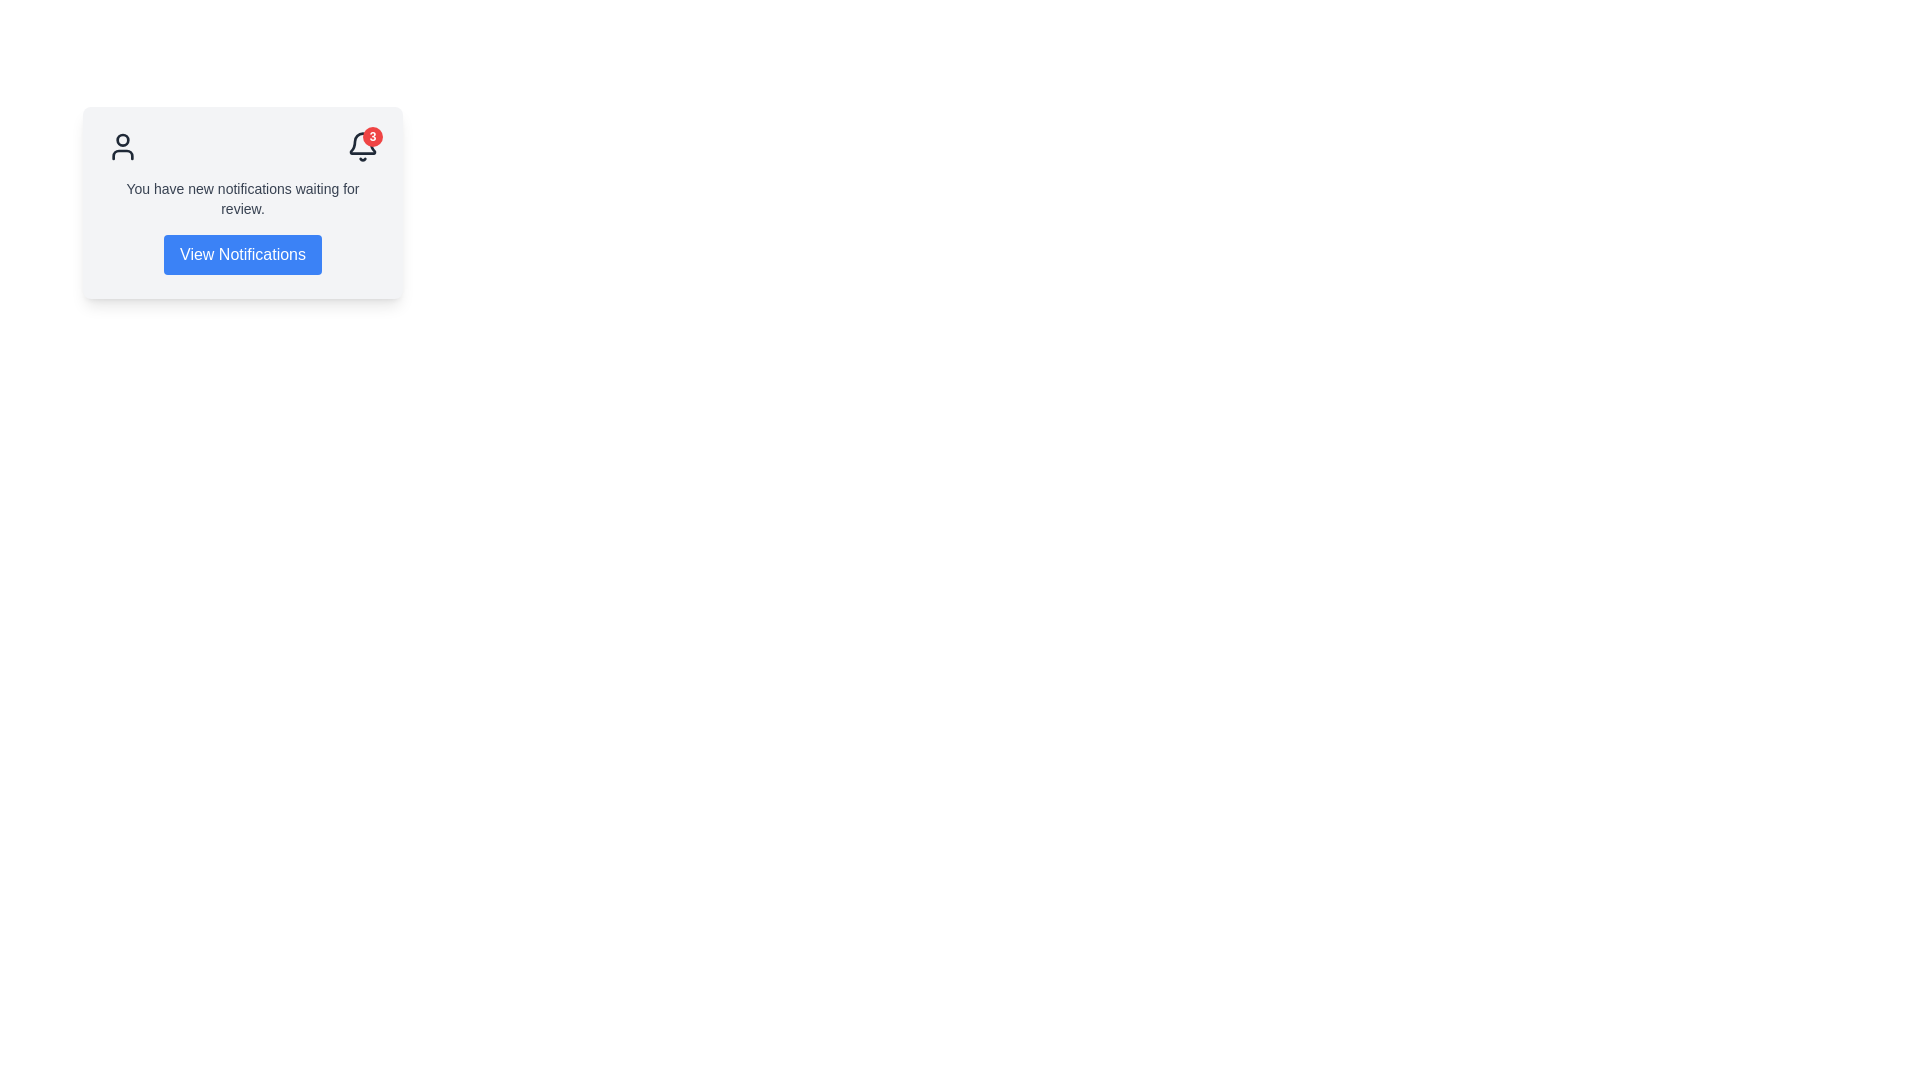  What do you see at coordinates (363, 145) in the screenshot?
I see `the Notification indicator with a badge` at bounding box center [363, 145].